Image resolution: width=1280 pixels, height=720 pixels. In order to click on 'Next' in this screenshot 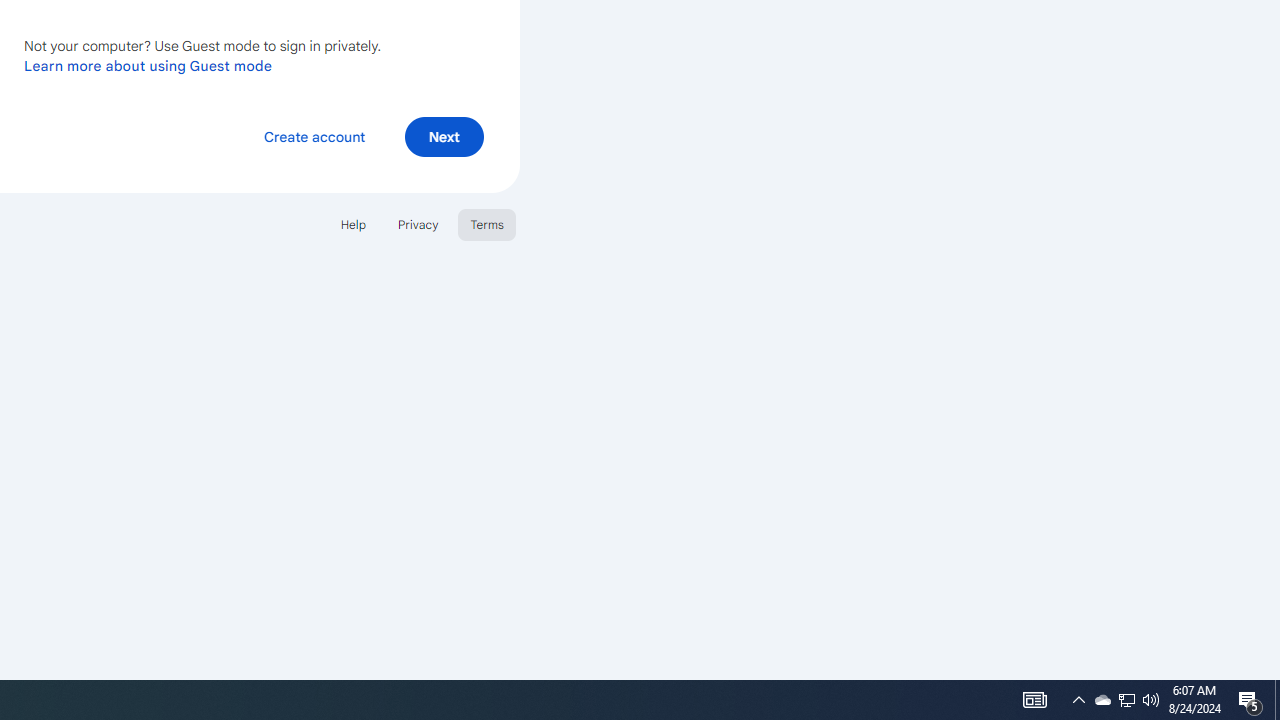, I will do `click(443, 135)`.